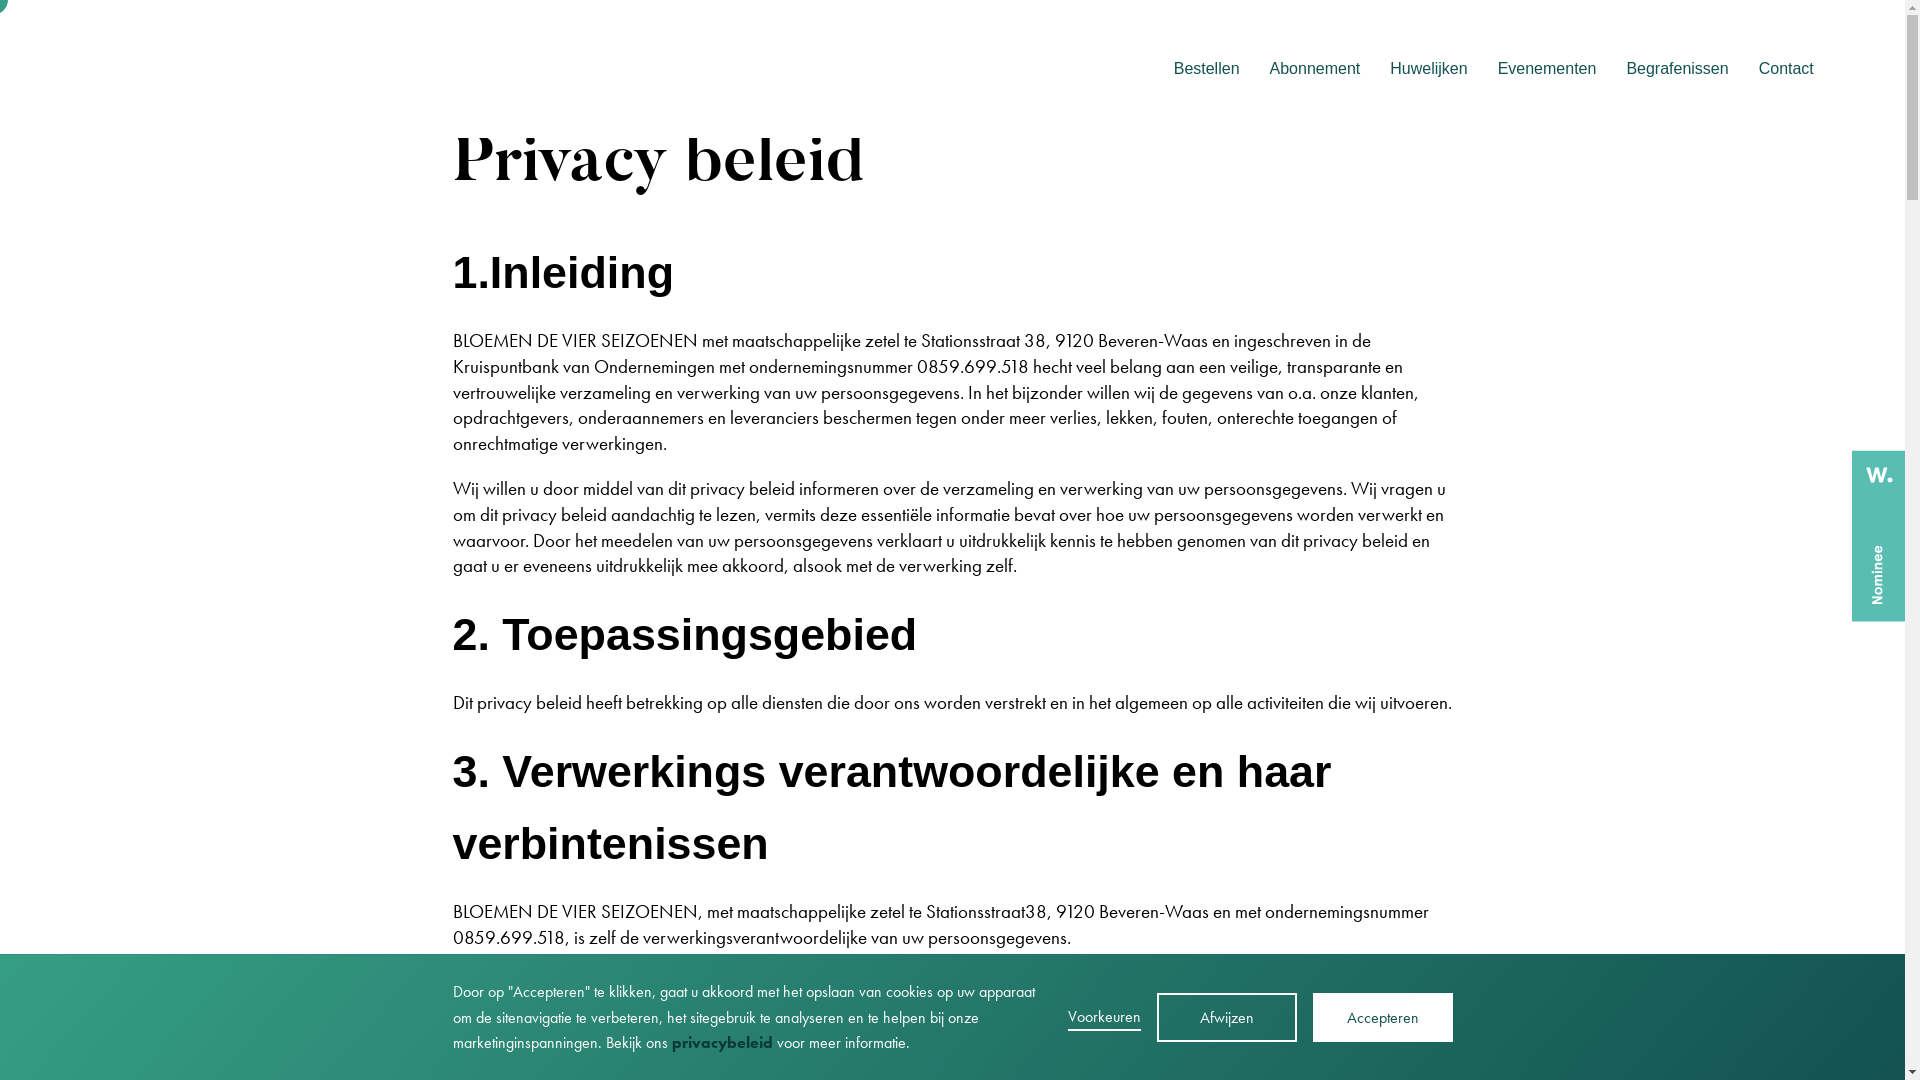 The width and height of the screenshot is (1920, 1080). What do you see at coordinates (1676, 68) in the screenshot?
I see `'Begrafenissen'` at bounding box center [1676, 68].